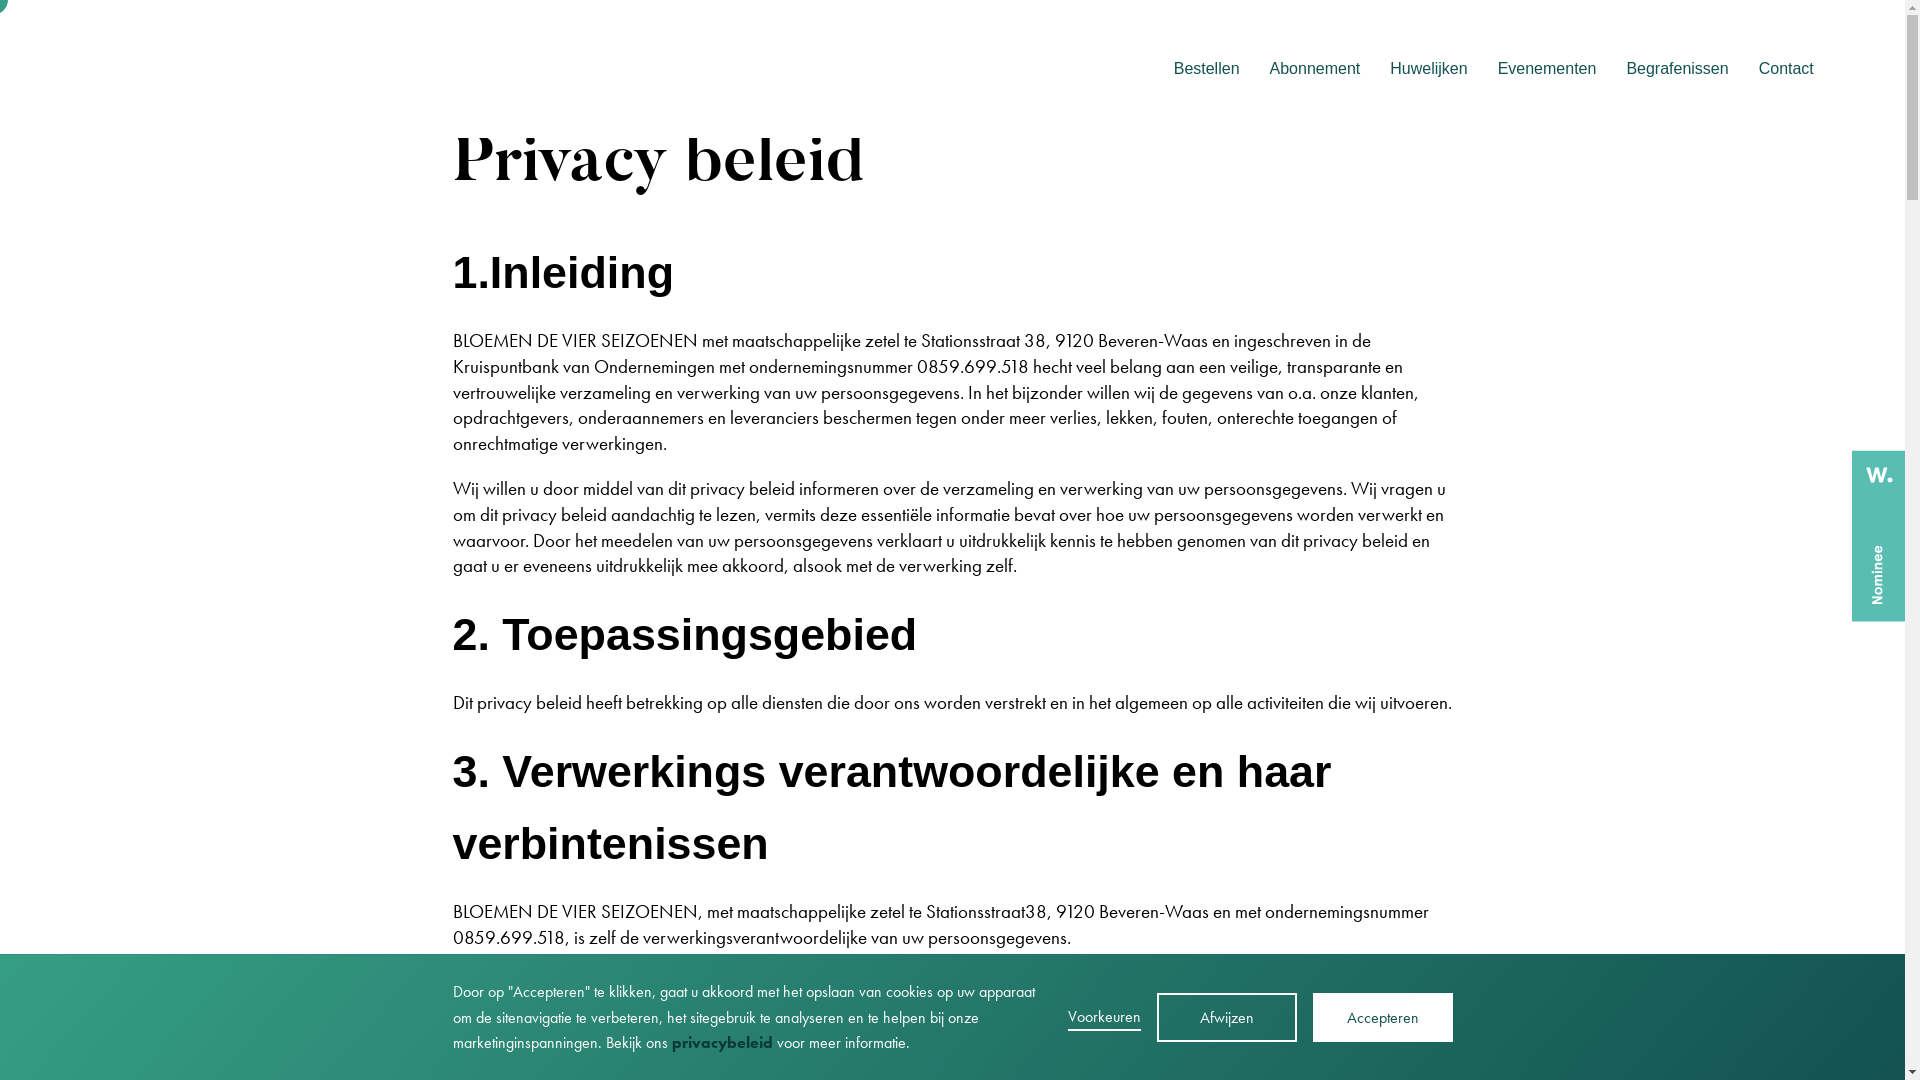 The width and height of the screenshot is (1920, 1080). What do you see at coordinates (1676, 68) in the screenshot?
I see `'Begrafenissen'` at bounding box center [1676, 68].